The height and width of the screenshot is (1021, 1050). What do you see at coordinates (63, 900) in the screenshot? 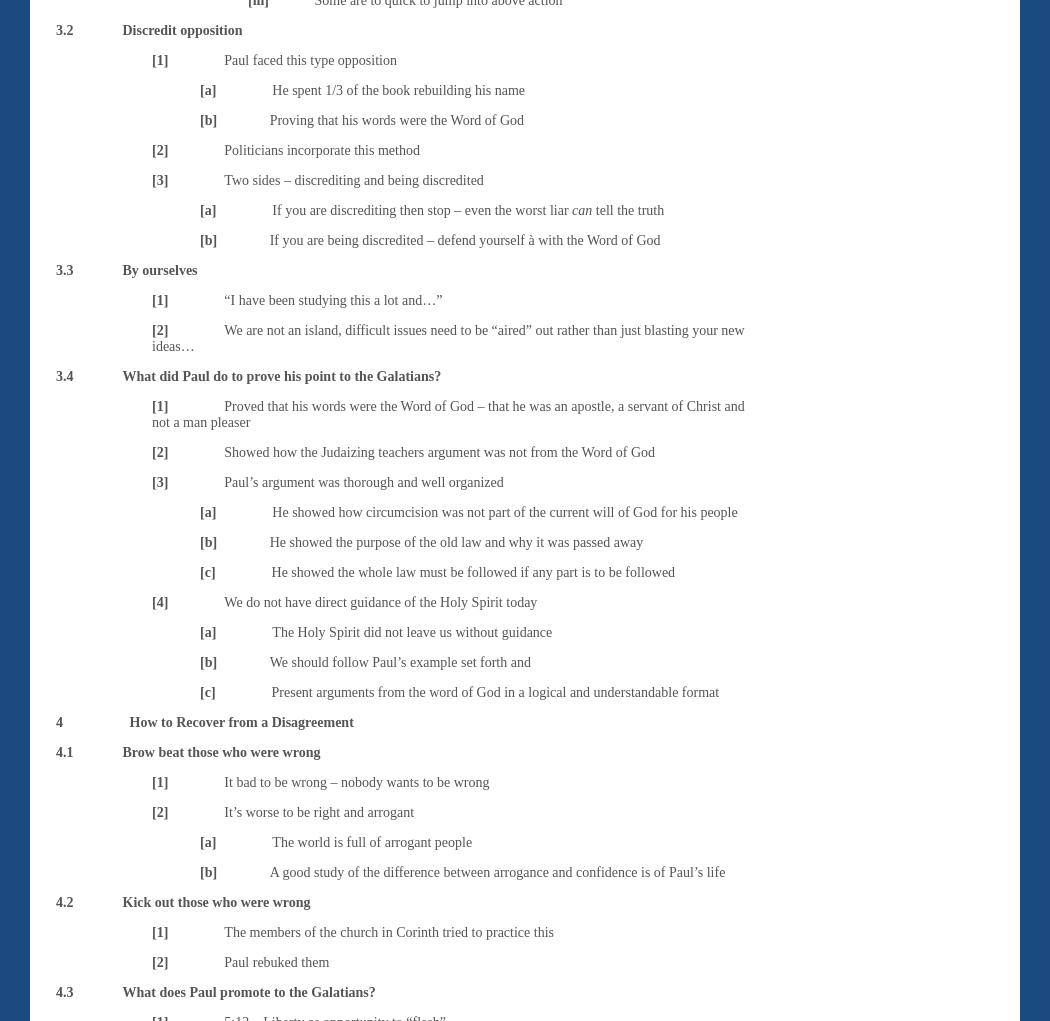
I see `'4.2'` at bounding box center [63, 900].